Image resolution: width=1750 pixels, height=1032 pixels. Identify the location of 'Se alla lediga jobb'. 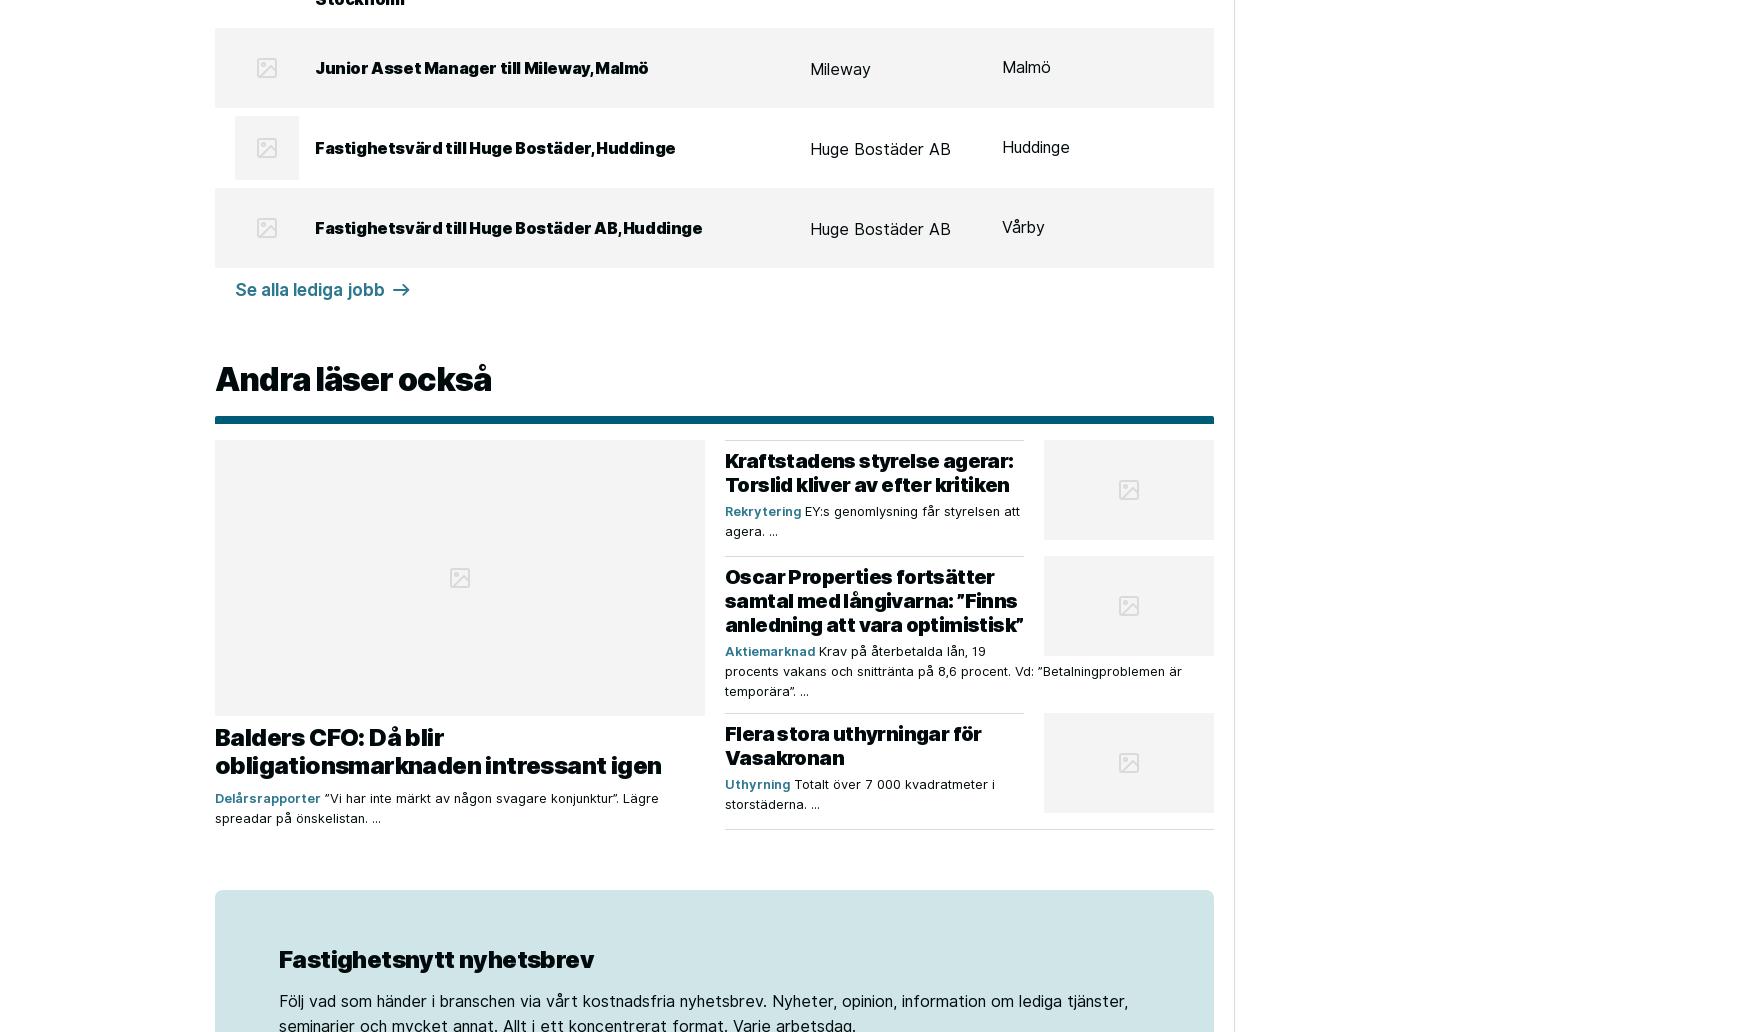
(235, 289).